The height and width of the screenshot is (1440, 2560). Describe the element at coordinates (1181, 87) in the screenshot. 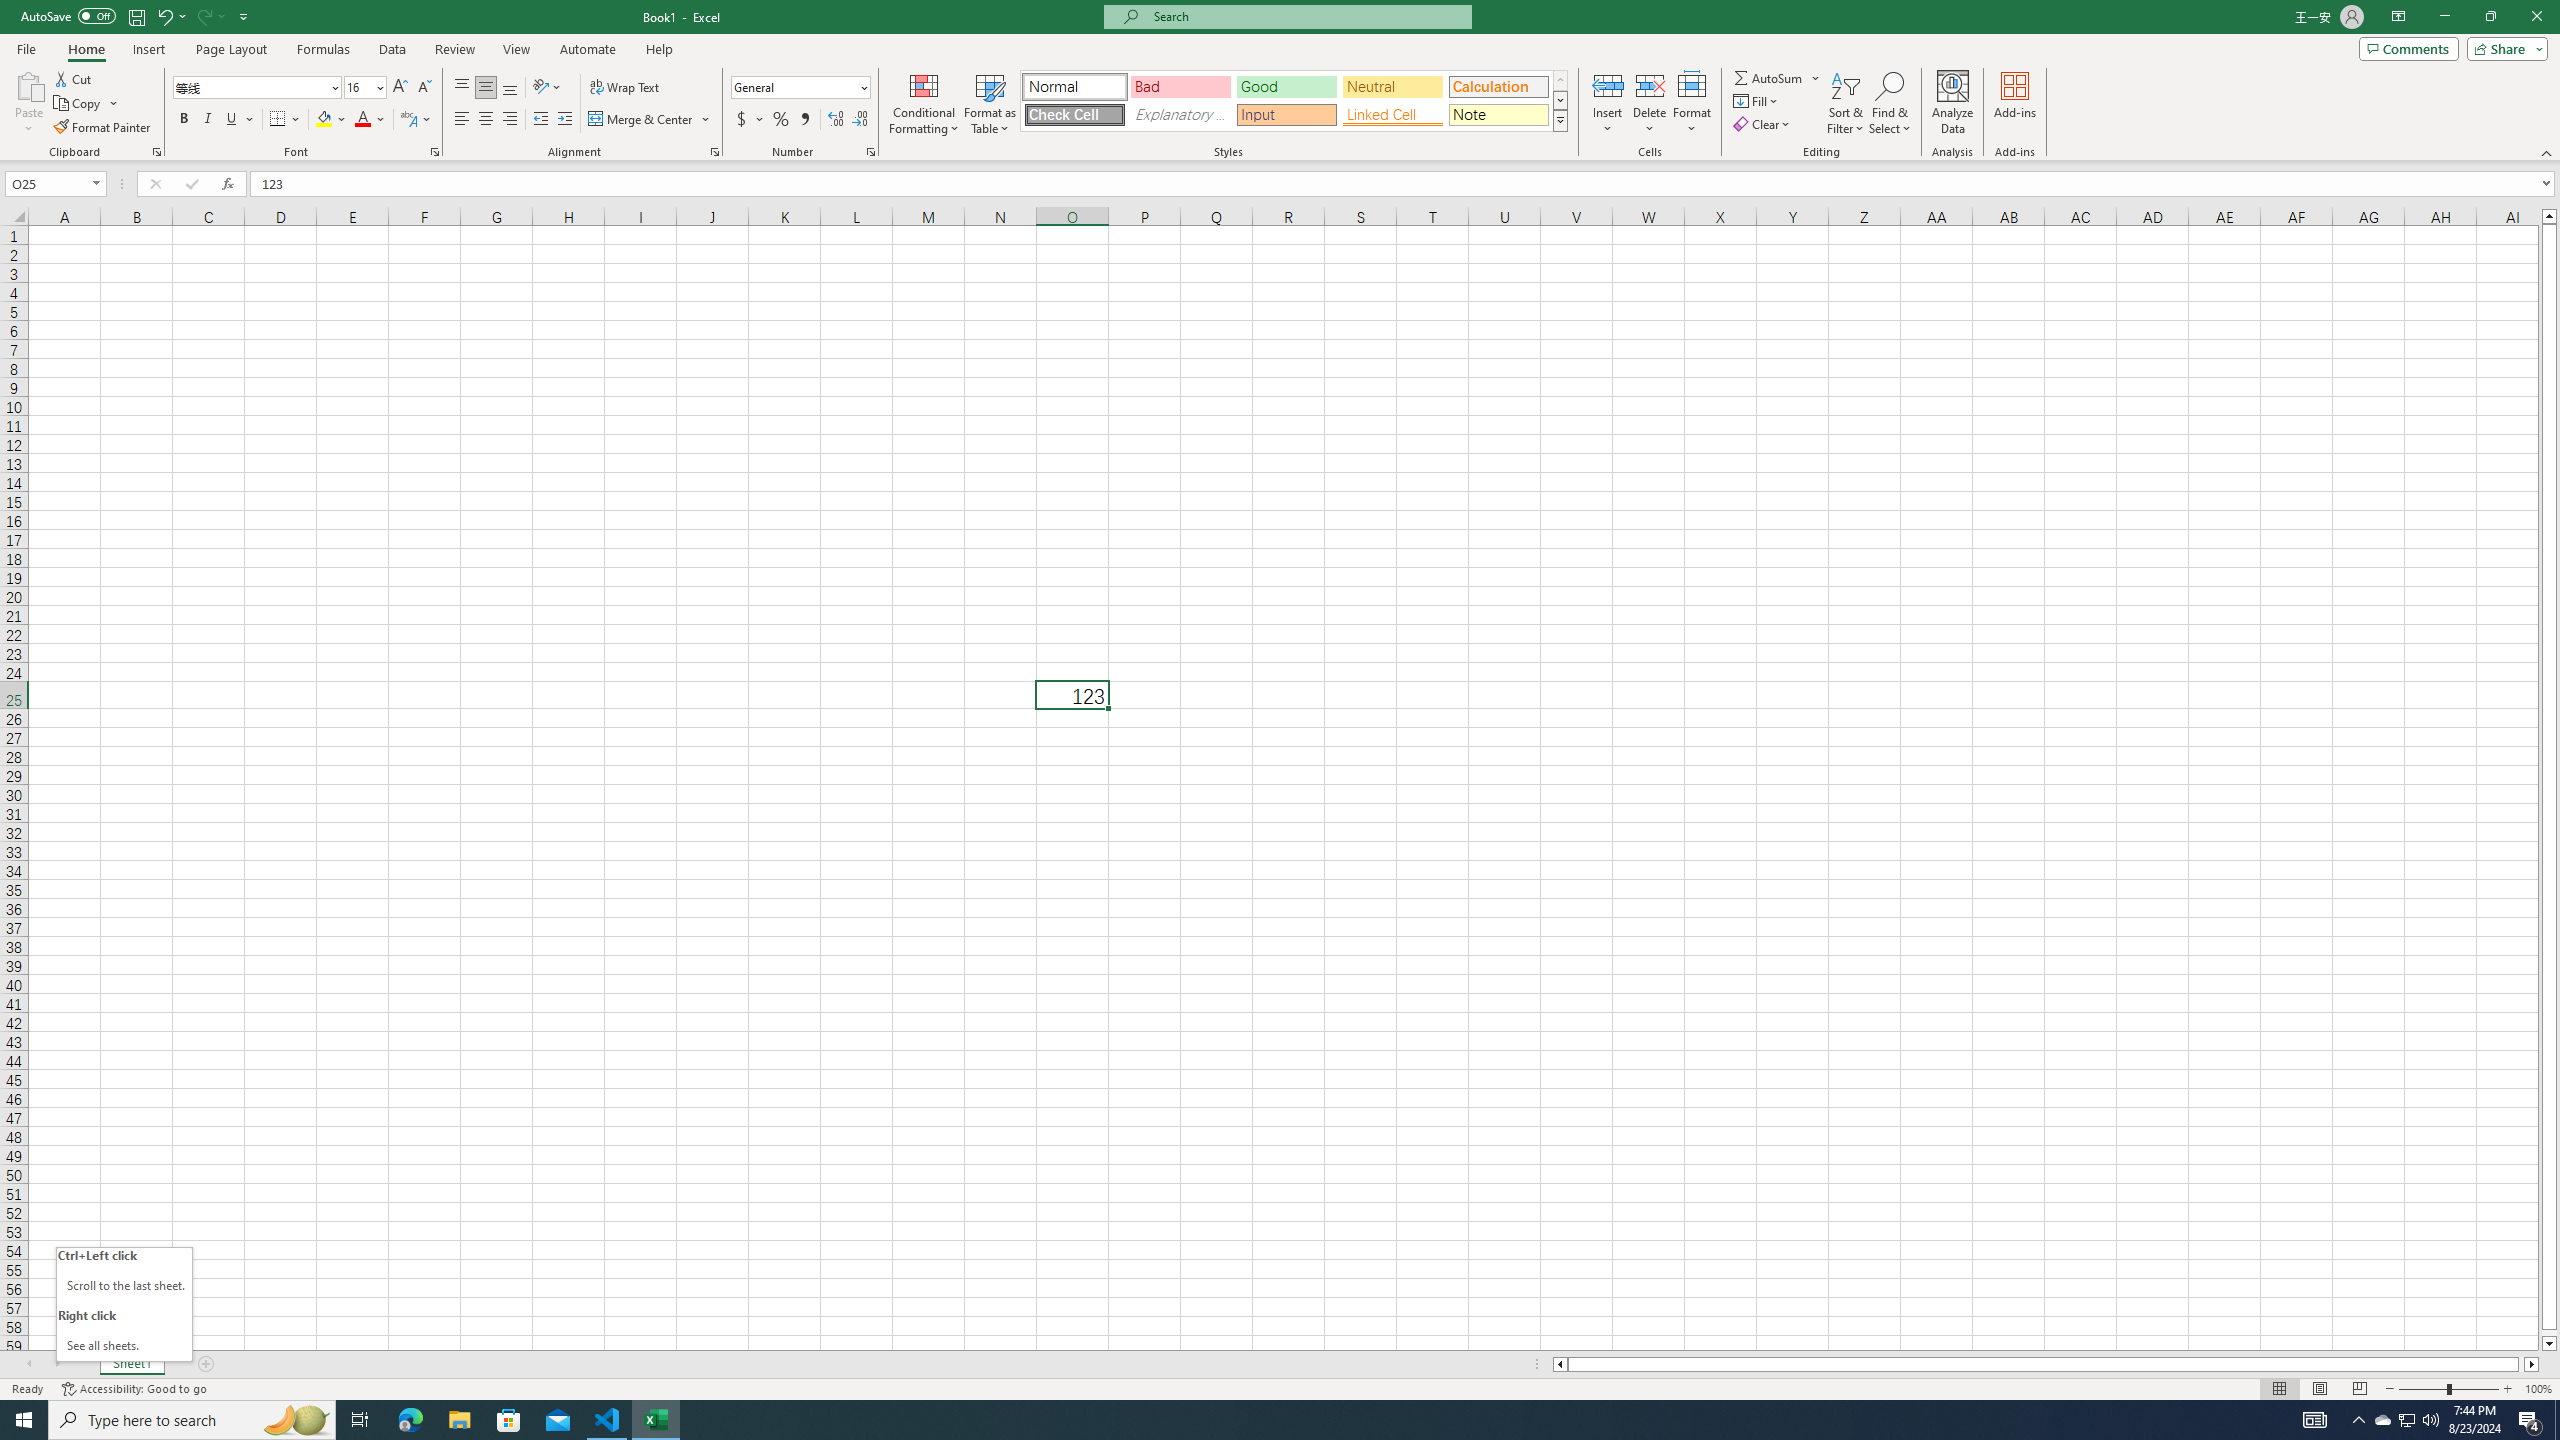

I see `'Bad'` at that location.